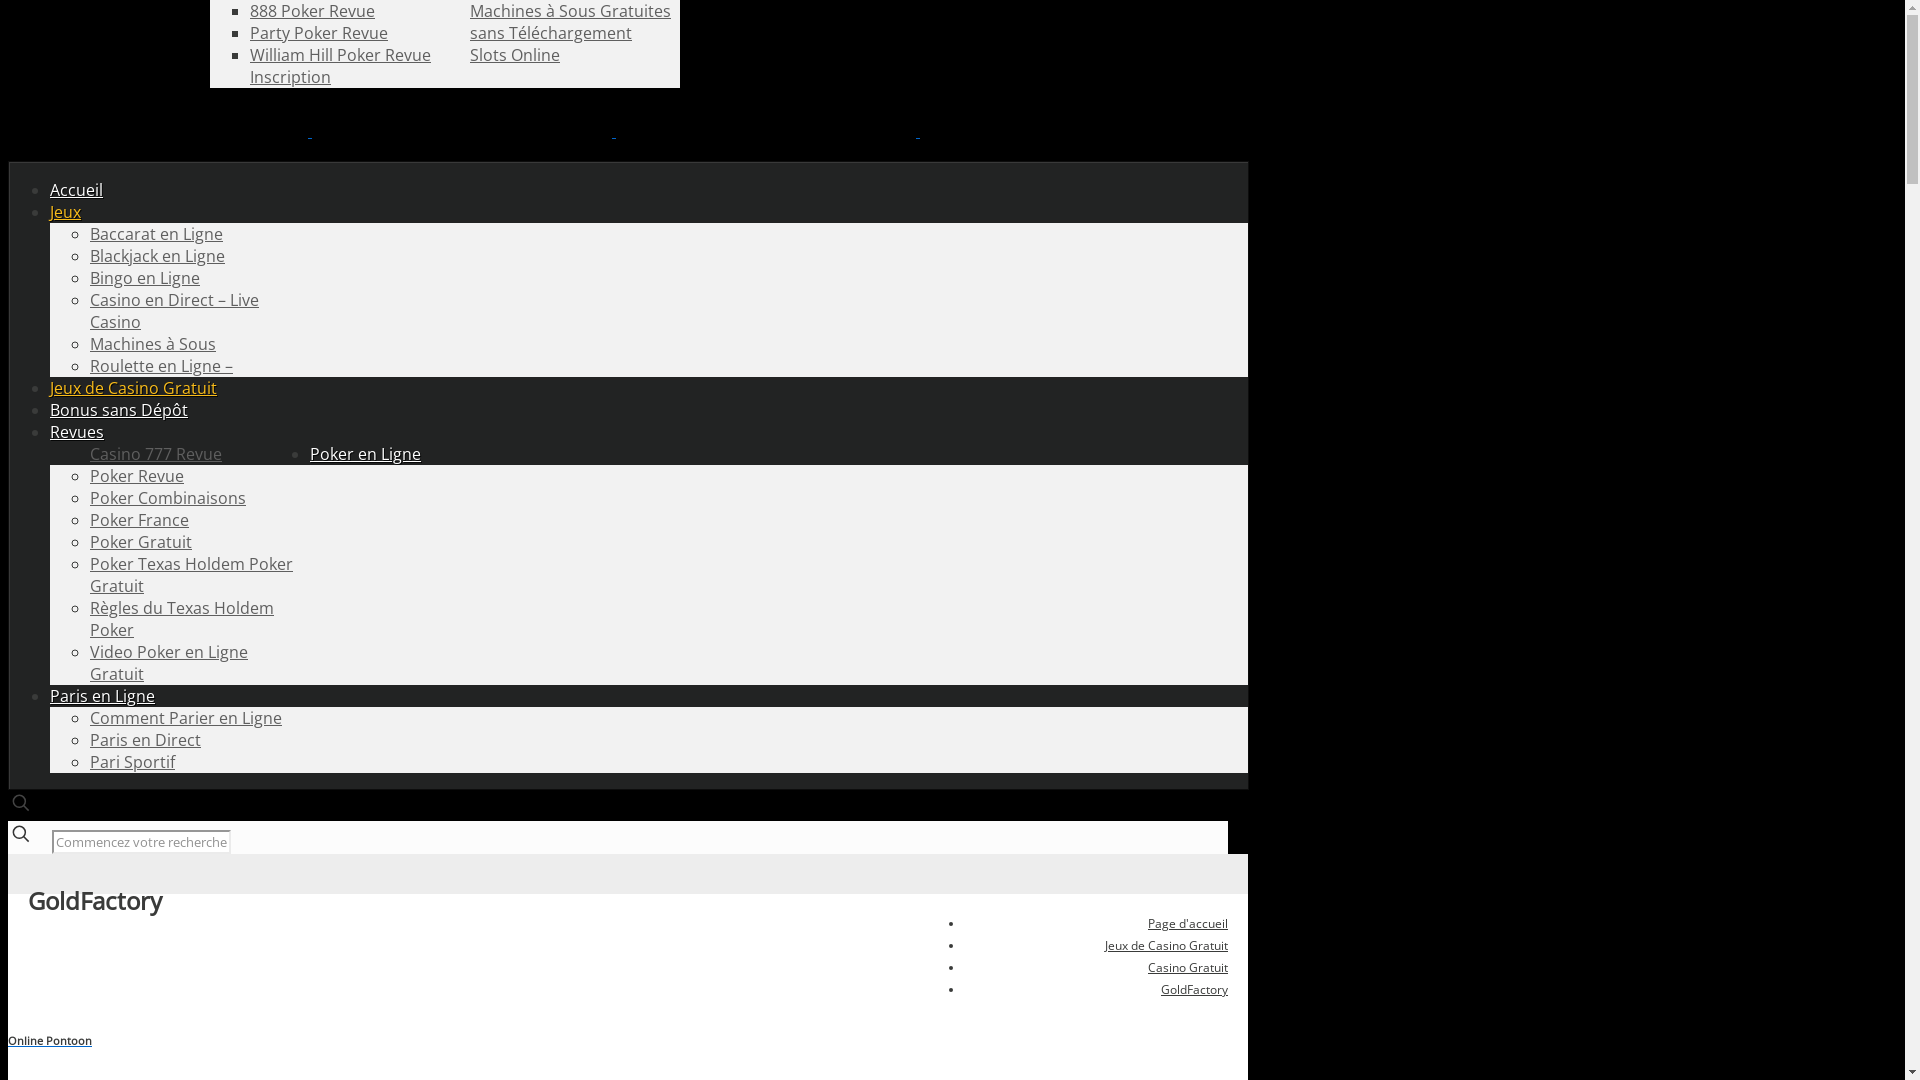 The width and height of the screenshot is (1920, 1080). What do you see at coordinates (248, 11) in the screenshot?
I see `'Roulette Gratuite'` at bounding box center [248, 11].